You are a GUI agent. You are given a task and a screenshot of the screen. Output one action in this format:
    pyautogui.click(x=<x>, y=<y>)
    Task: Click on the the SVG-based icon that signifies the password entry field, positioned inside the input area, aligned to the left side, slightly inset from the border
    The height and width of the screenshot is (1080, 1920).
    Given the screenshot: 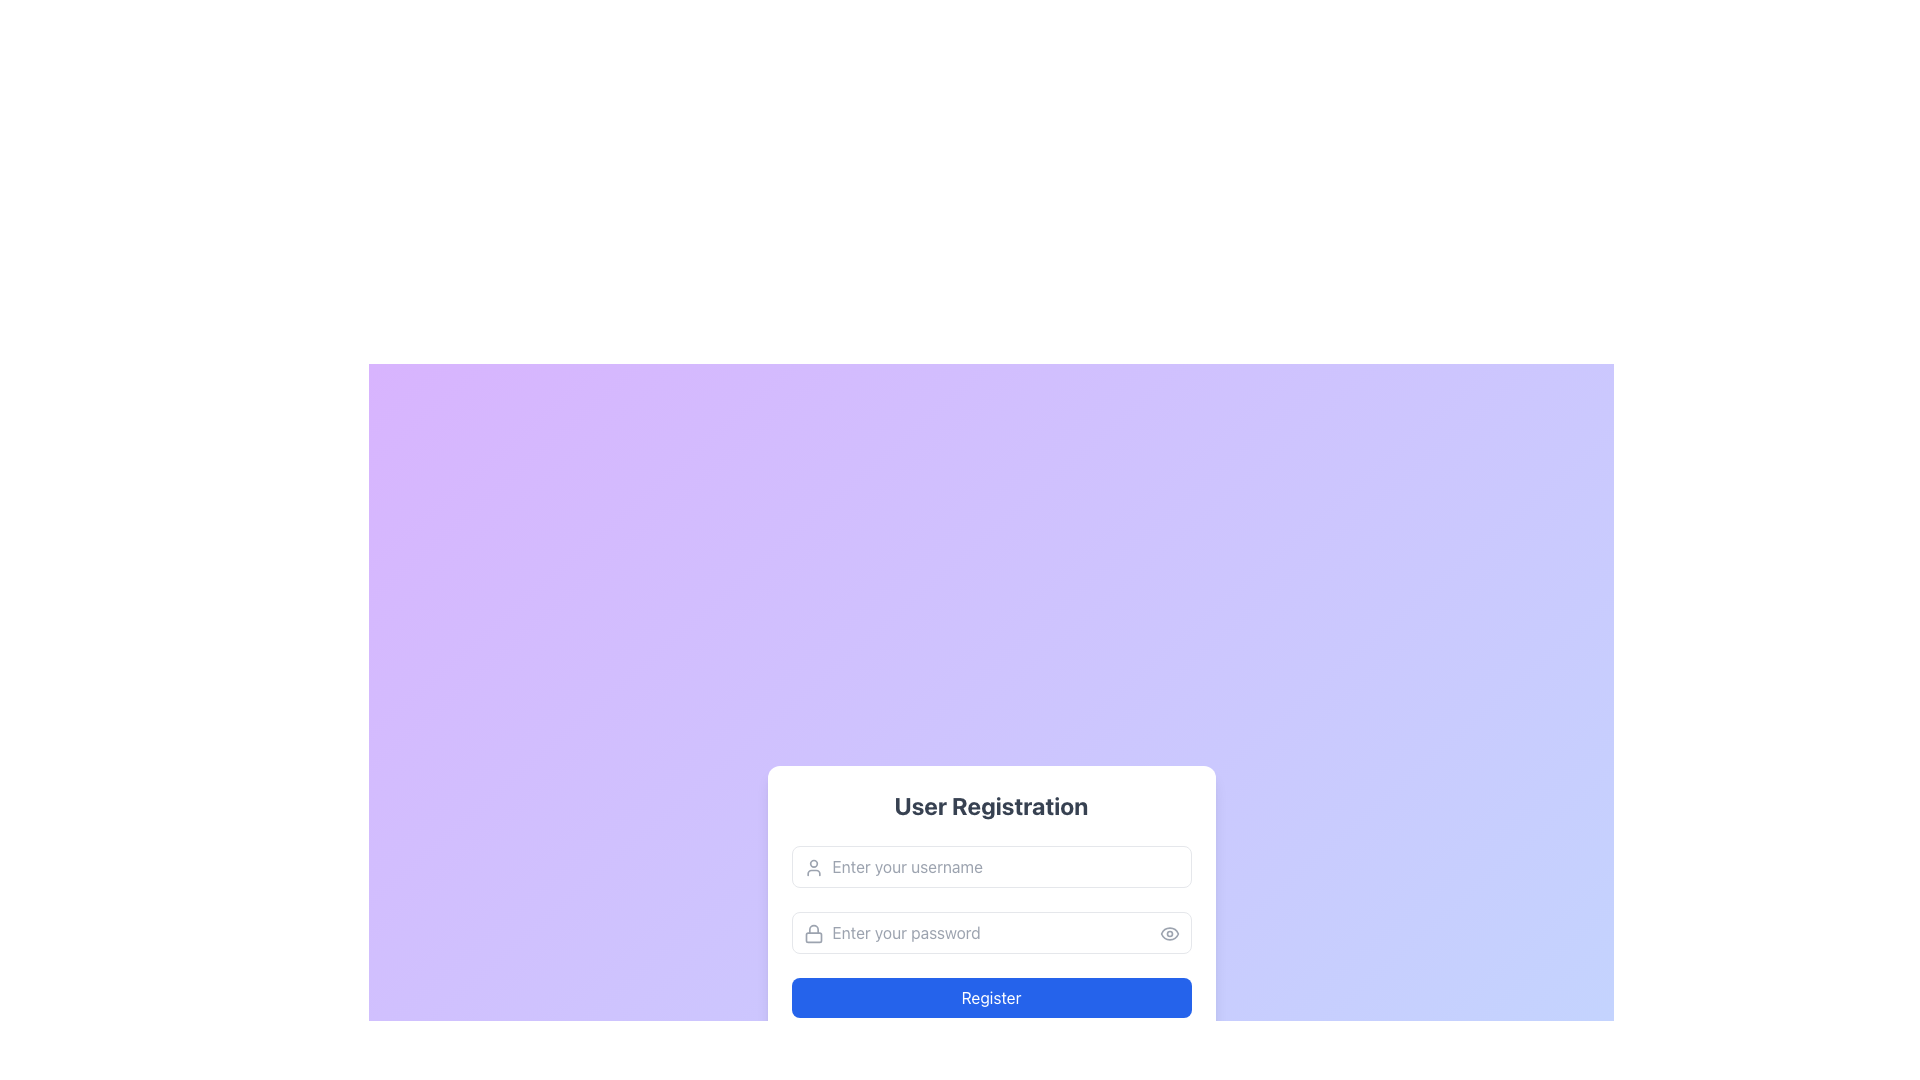 What is the action you would take?
    pyautogui.click(x=813, y=933)
    